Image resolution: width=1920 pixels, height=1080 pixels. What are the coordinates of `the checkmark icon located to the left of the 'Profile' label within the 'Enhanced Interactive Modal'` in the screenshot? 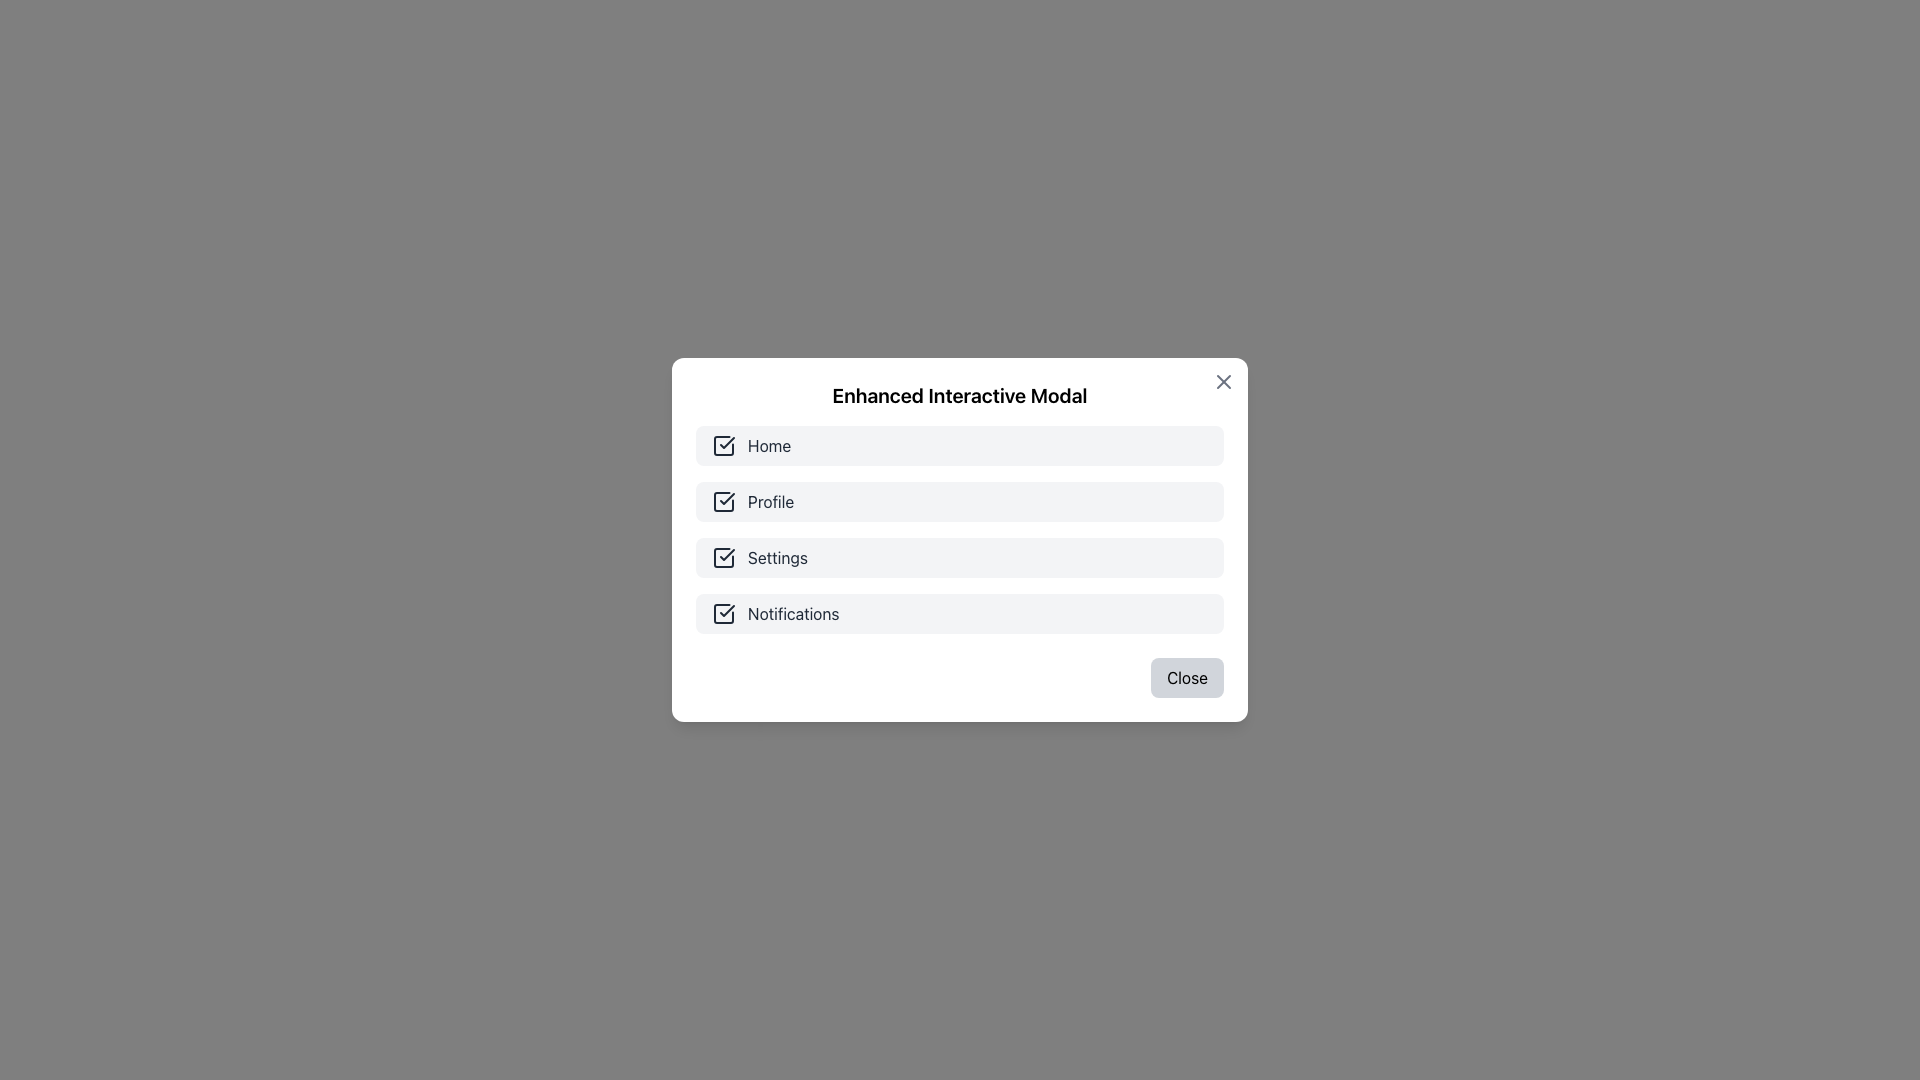 It's located at (726, 497).